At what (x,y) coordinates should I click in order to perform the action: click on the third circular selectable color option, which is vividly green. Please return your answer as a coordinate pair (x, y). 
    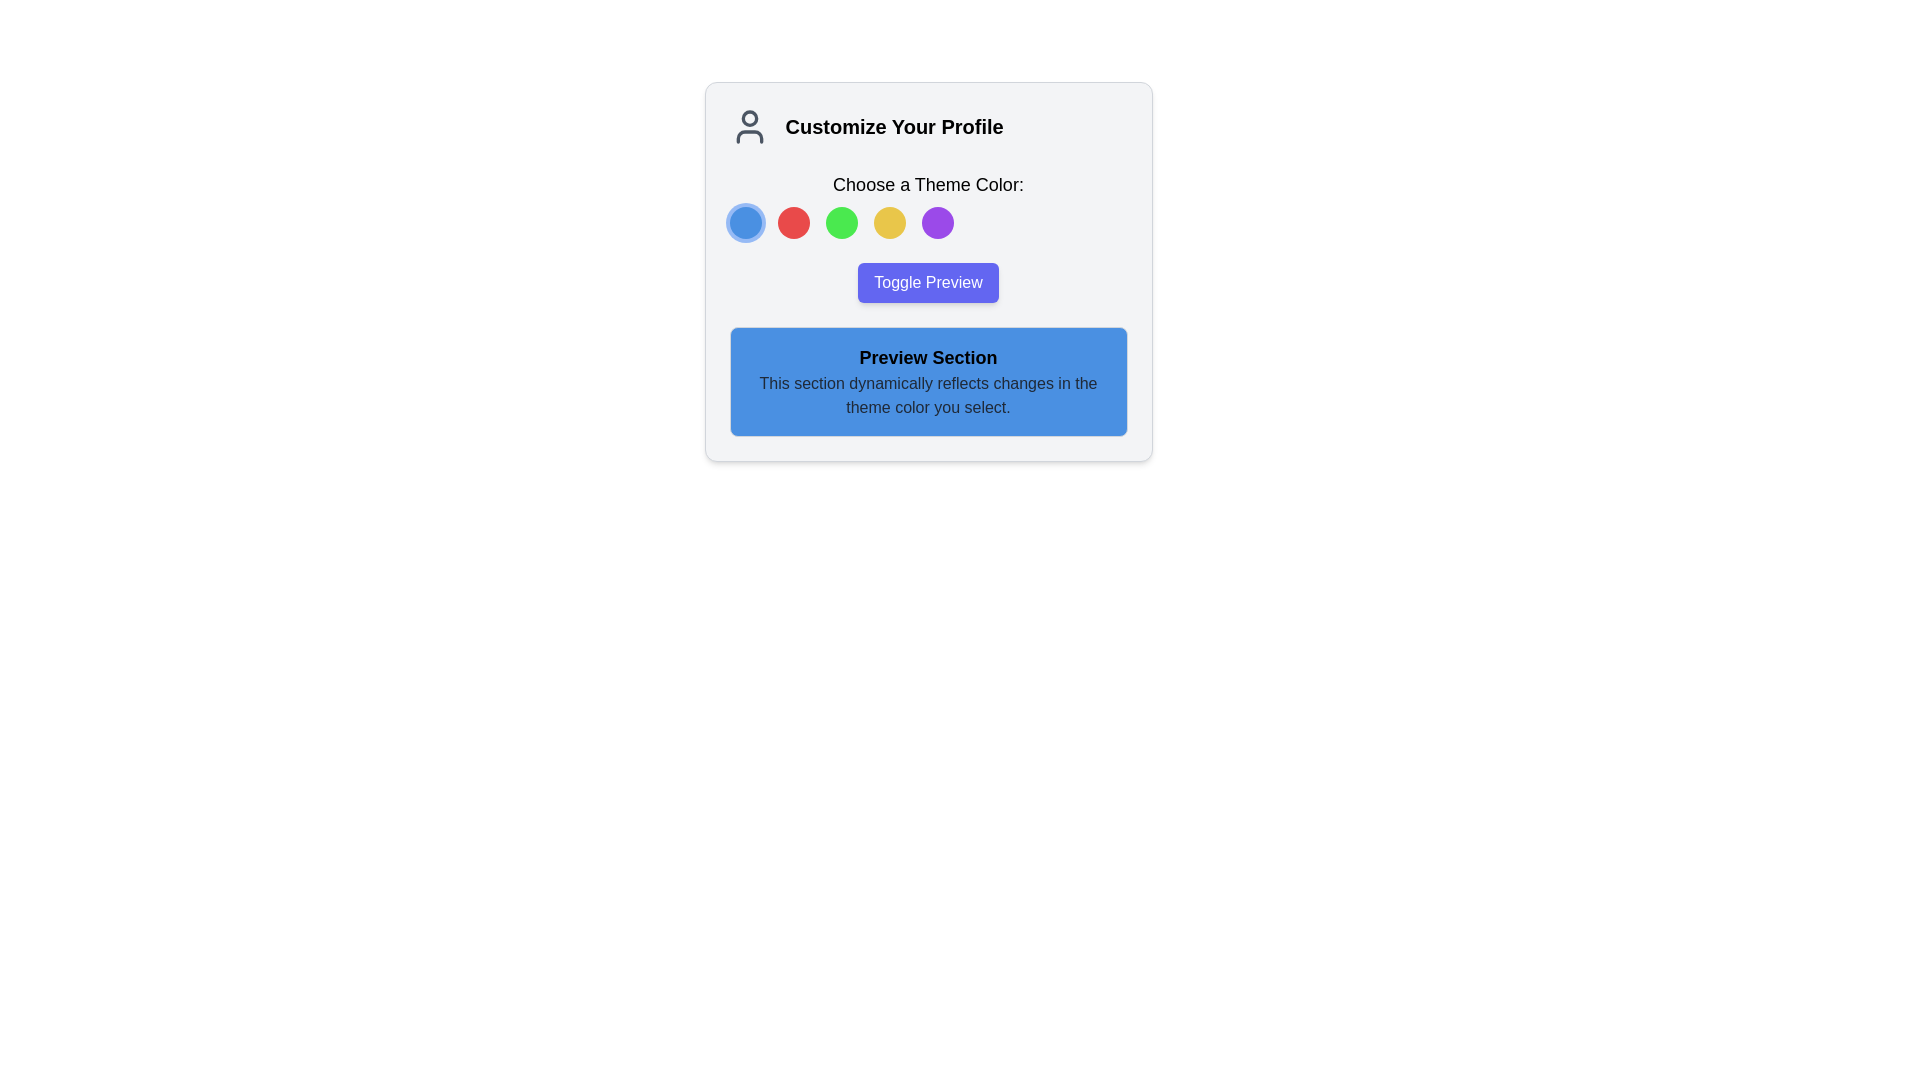
    Looking at the image, I should click on (841, 223).